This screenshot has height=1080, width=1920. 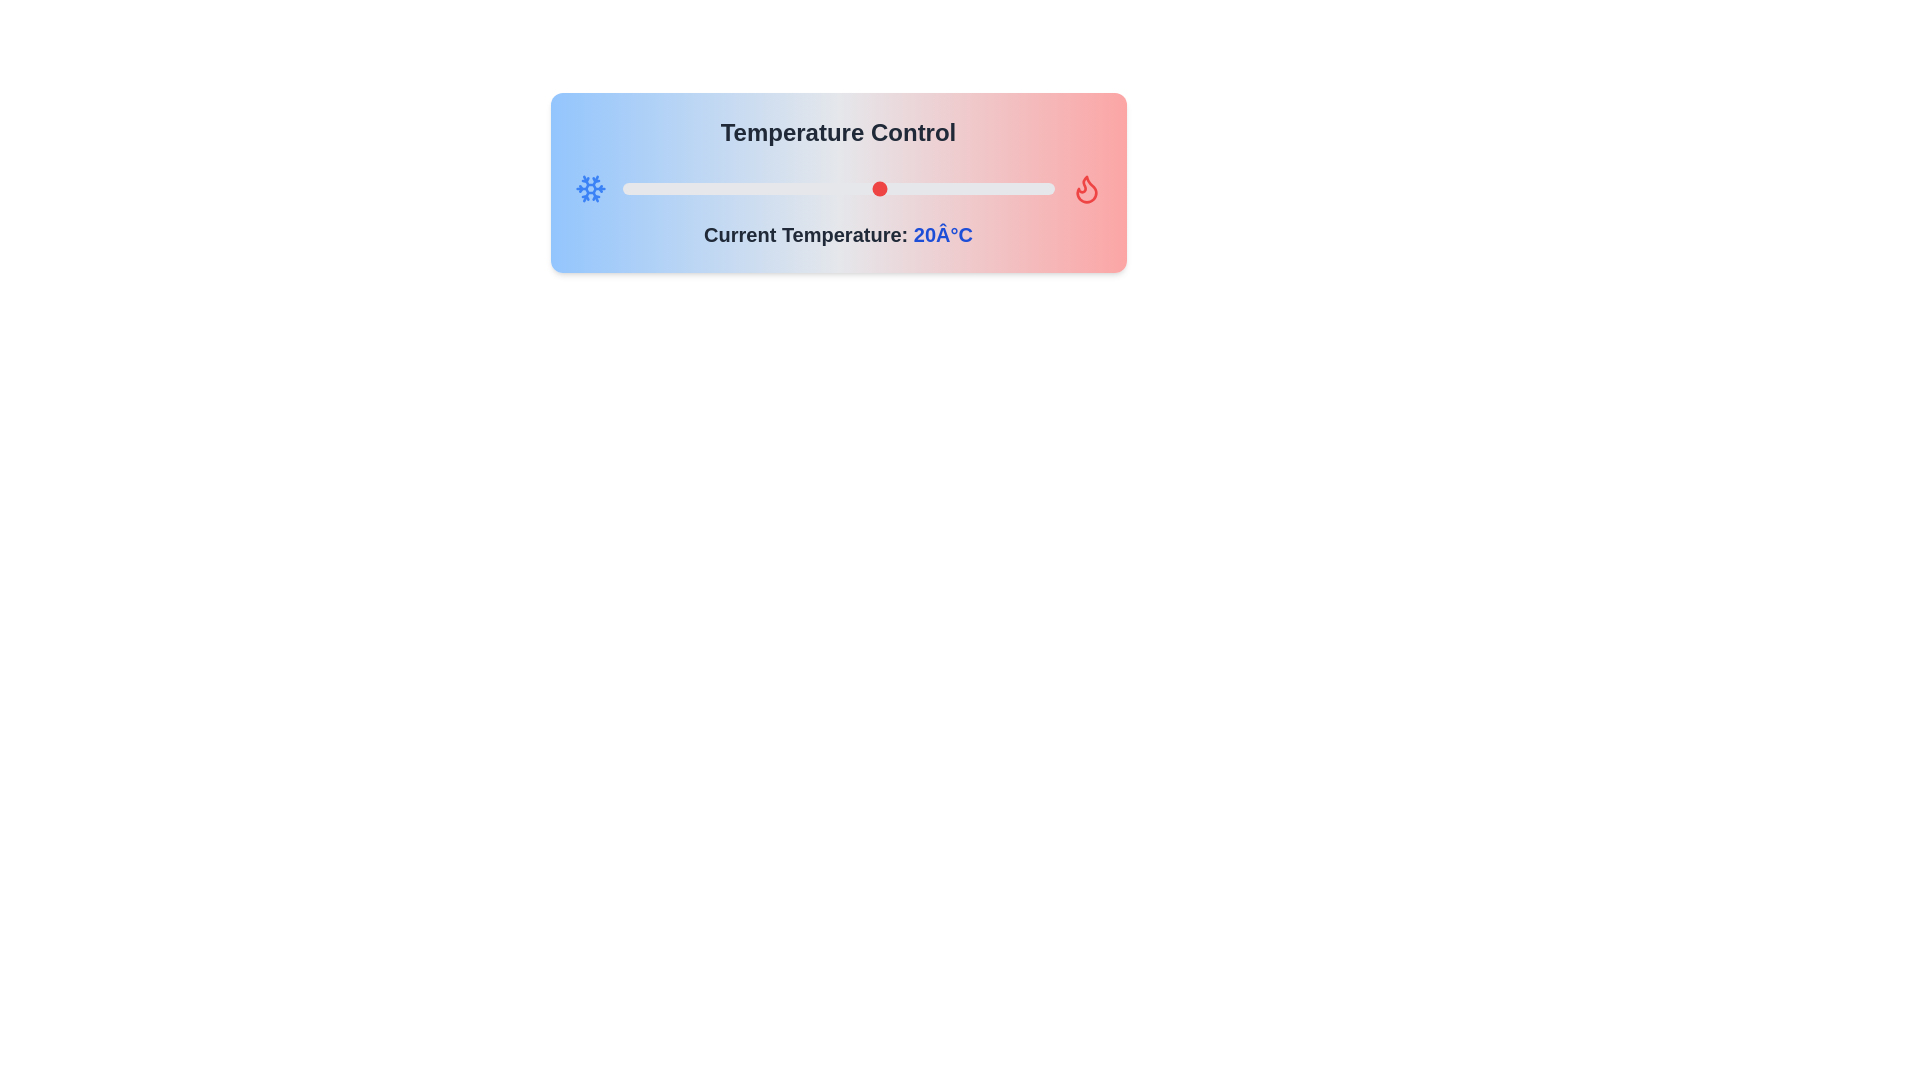 What do you see at coordinates (968, 189) in the screenshot?
I see `the temperature slider to 30 degrees Celsius` at bounding box center [968, 189].